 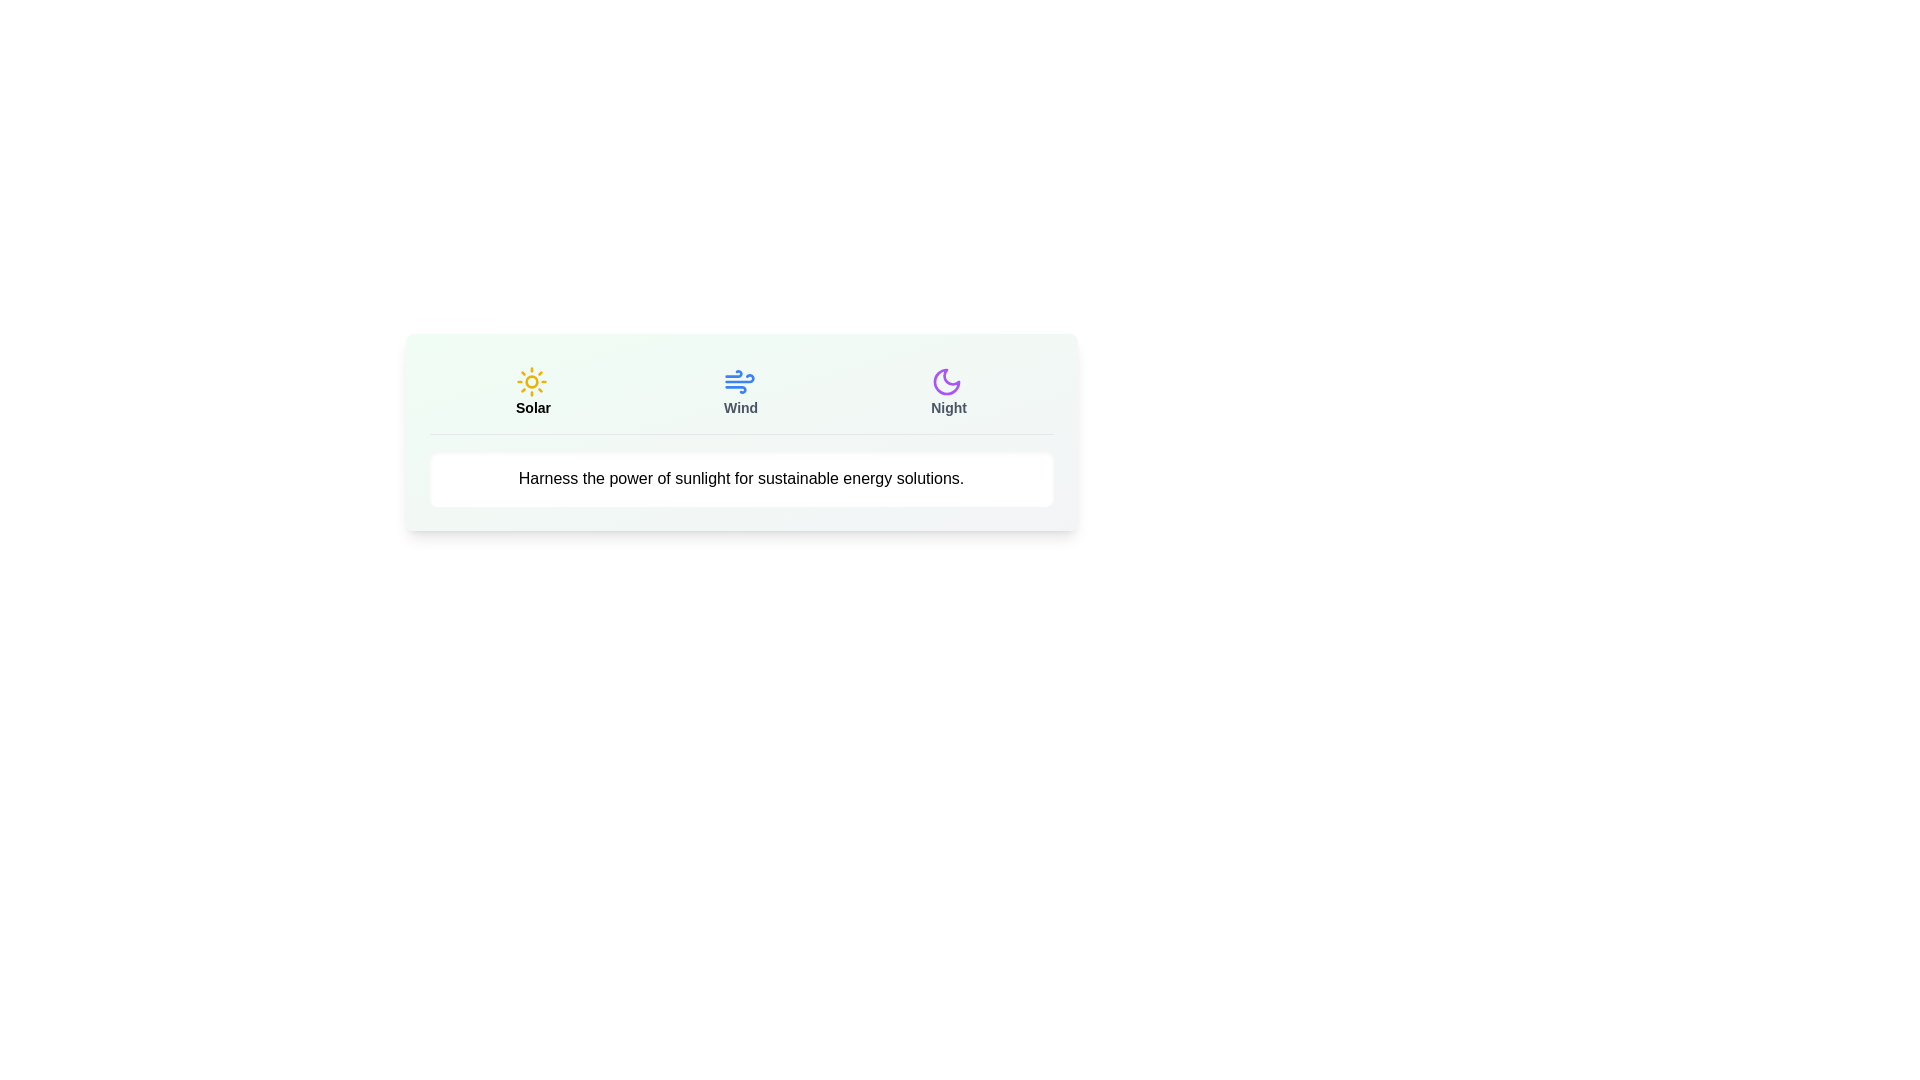 What do you see at coordinates (533, 392) in the screenshot?
I see `the Solar tab` at bounding box center [533, 392].